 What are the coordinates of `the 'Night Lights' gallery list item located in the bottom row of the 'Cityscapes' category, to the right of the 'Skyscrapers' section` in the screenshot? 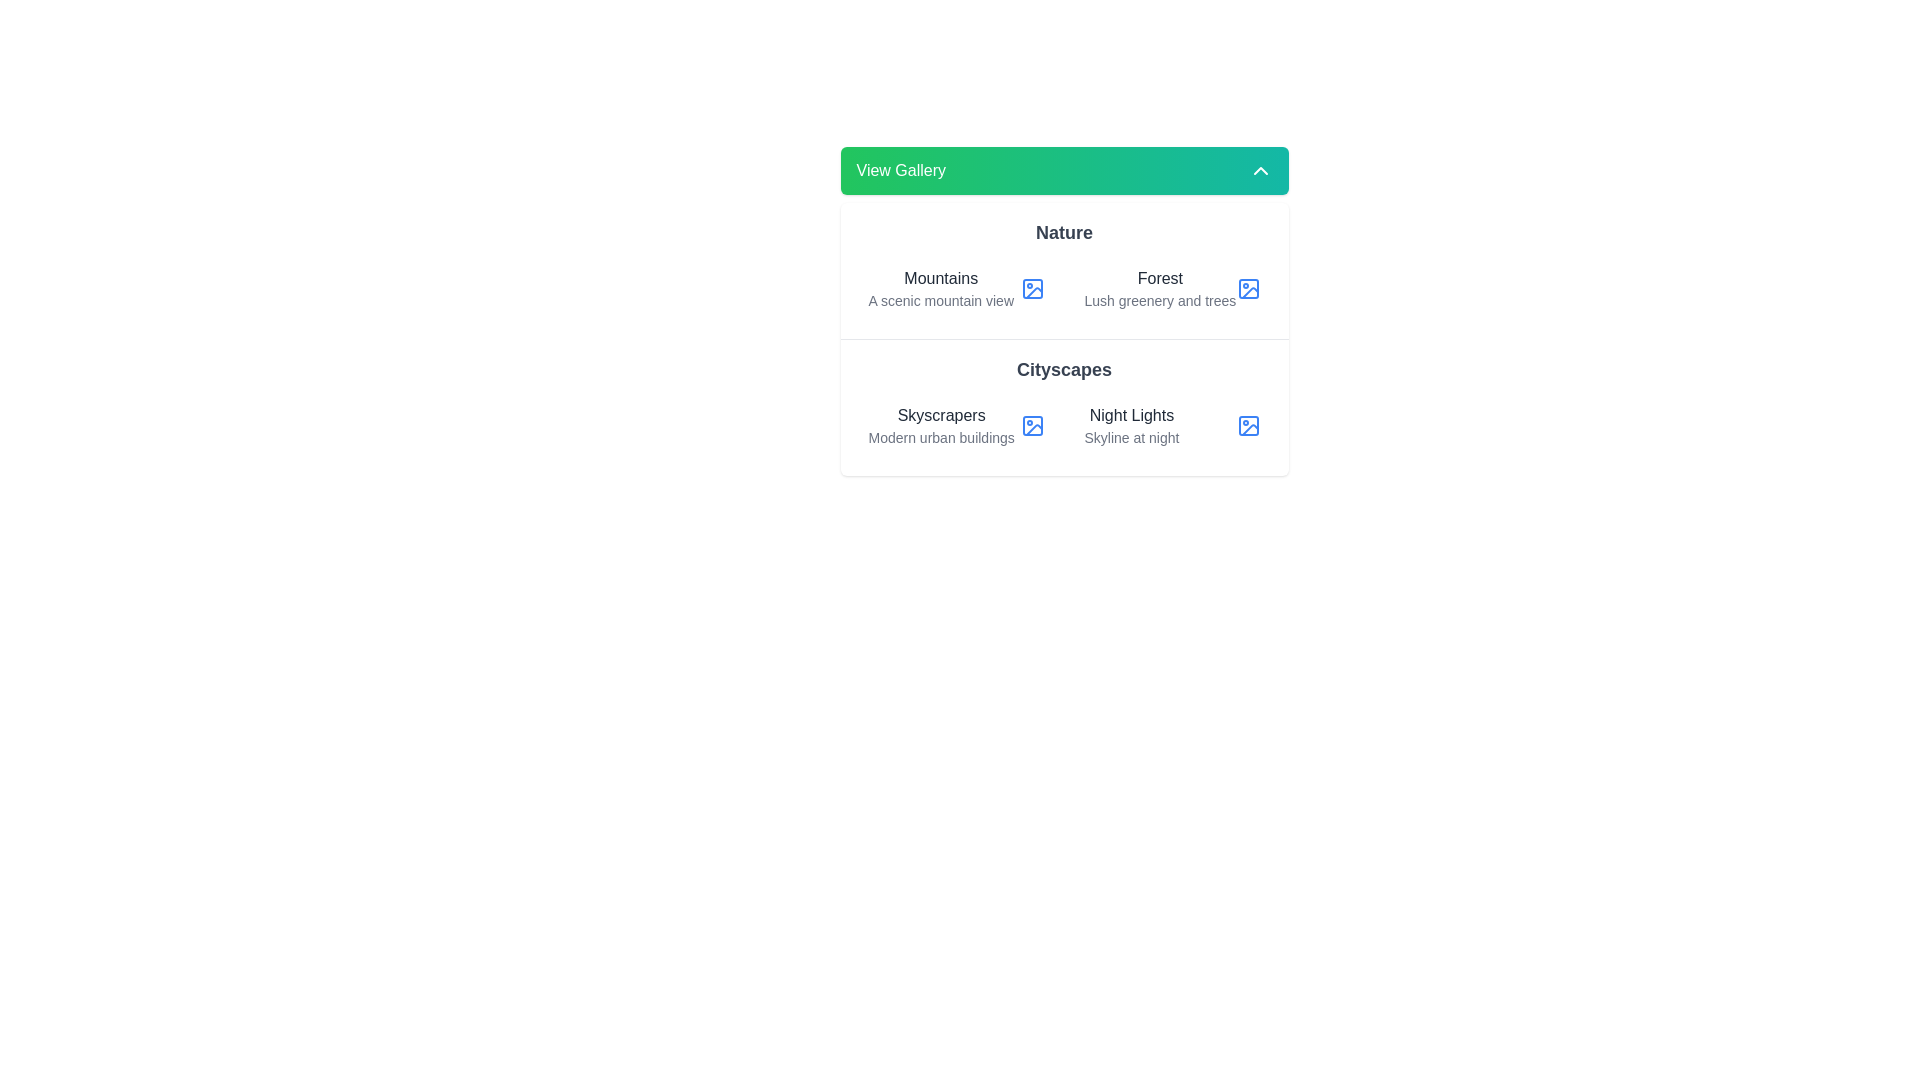 It's located at (1172, 424).